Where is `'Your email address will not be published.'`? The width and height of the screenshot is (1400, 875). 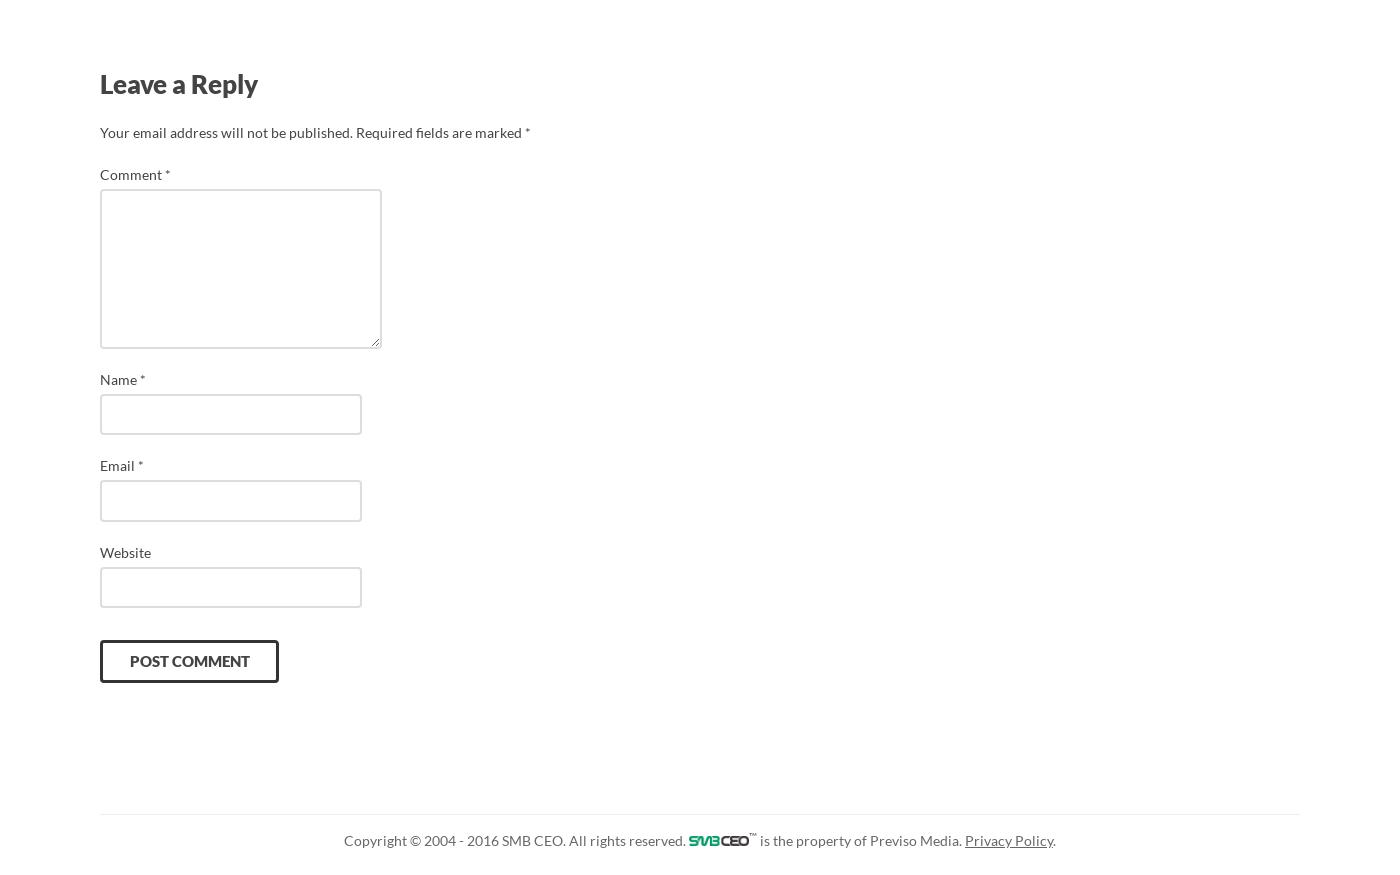 'Your email address will not be published.' is located at coordinates (226, 130).